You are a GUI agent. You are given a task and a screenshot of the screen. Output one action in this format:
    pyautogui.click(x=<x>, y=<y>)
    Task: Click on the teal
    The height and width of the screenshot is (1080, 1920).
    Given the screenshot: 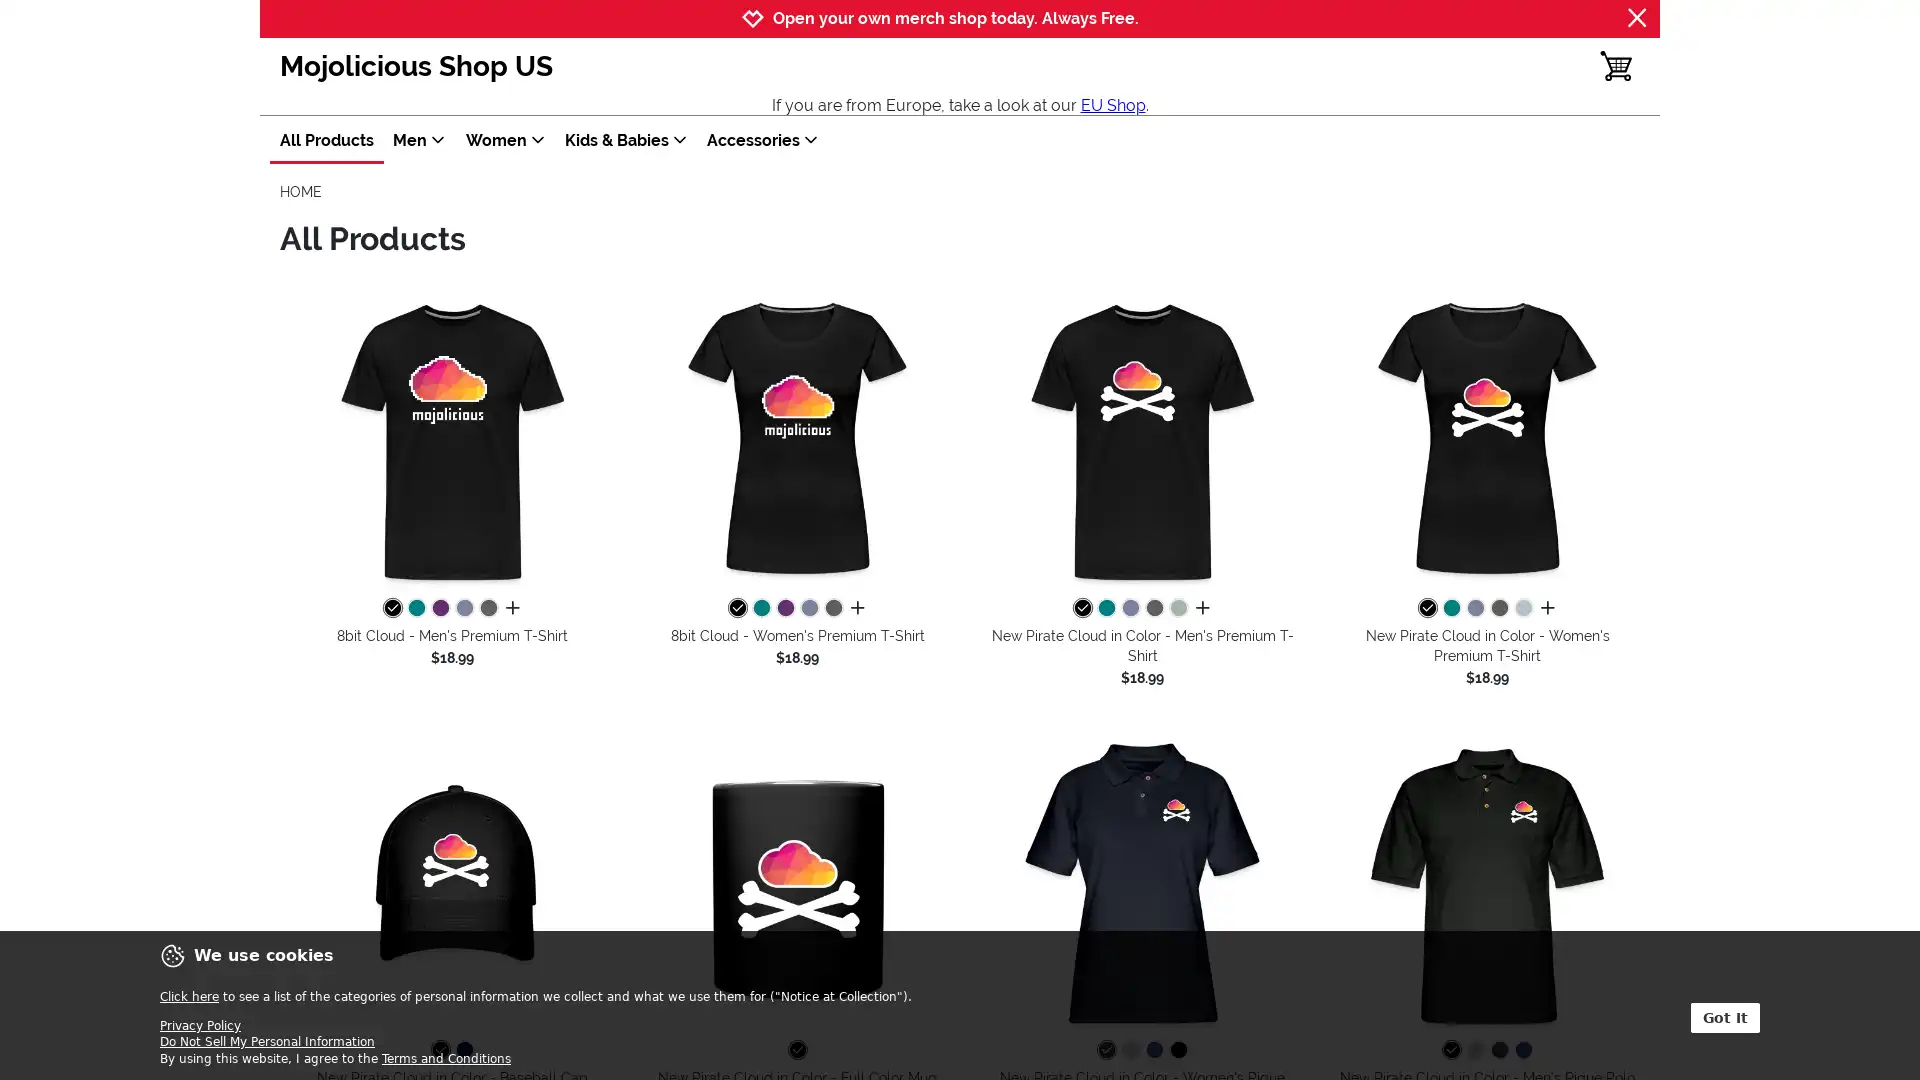 What is the action you would take?
    pyautogui.click(x=1104, y=608)
    